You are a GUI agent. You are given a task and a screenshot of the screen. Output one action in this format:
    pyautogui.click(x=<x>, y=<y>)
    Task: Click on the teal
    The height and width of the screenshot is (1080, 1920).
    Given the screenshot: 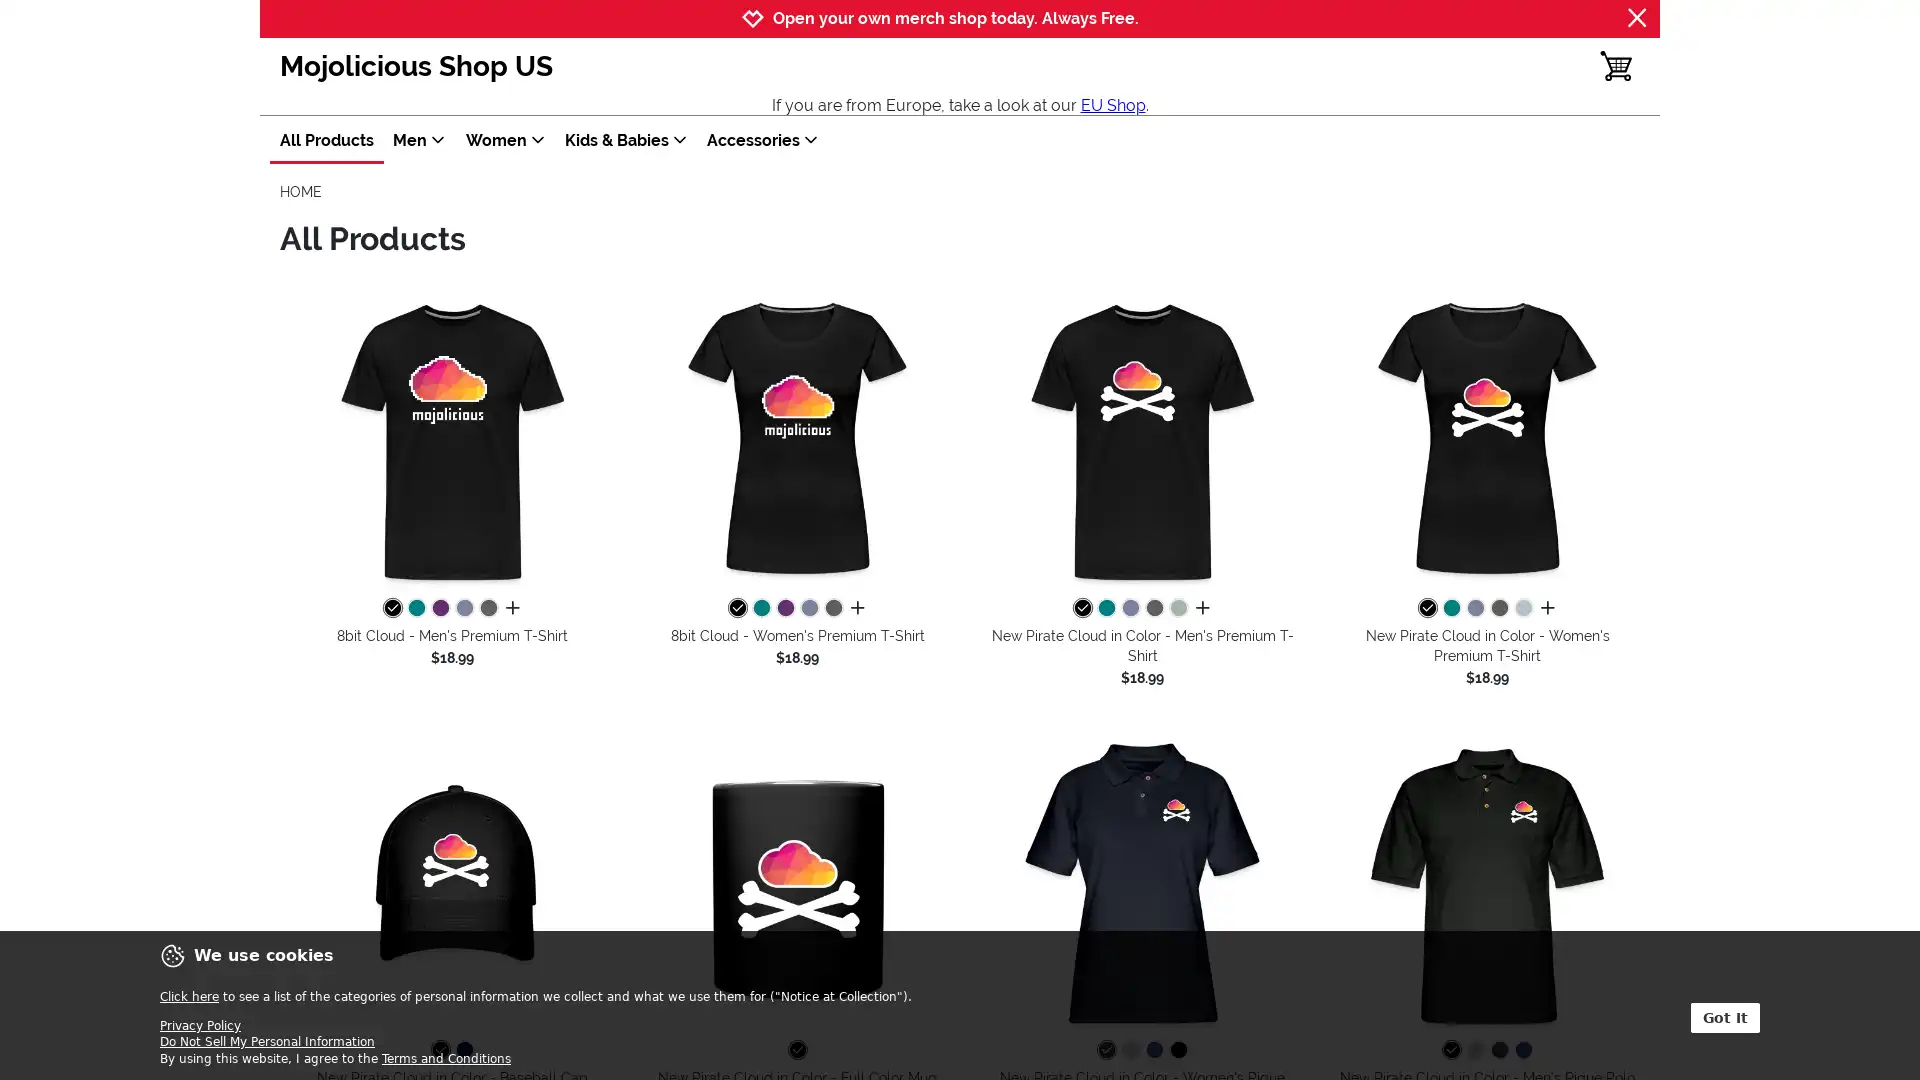 What is the action you would take?
    pyautogui.click(x=1104, y=608)
    